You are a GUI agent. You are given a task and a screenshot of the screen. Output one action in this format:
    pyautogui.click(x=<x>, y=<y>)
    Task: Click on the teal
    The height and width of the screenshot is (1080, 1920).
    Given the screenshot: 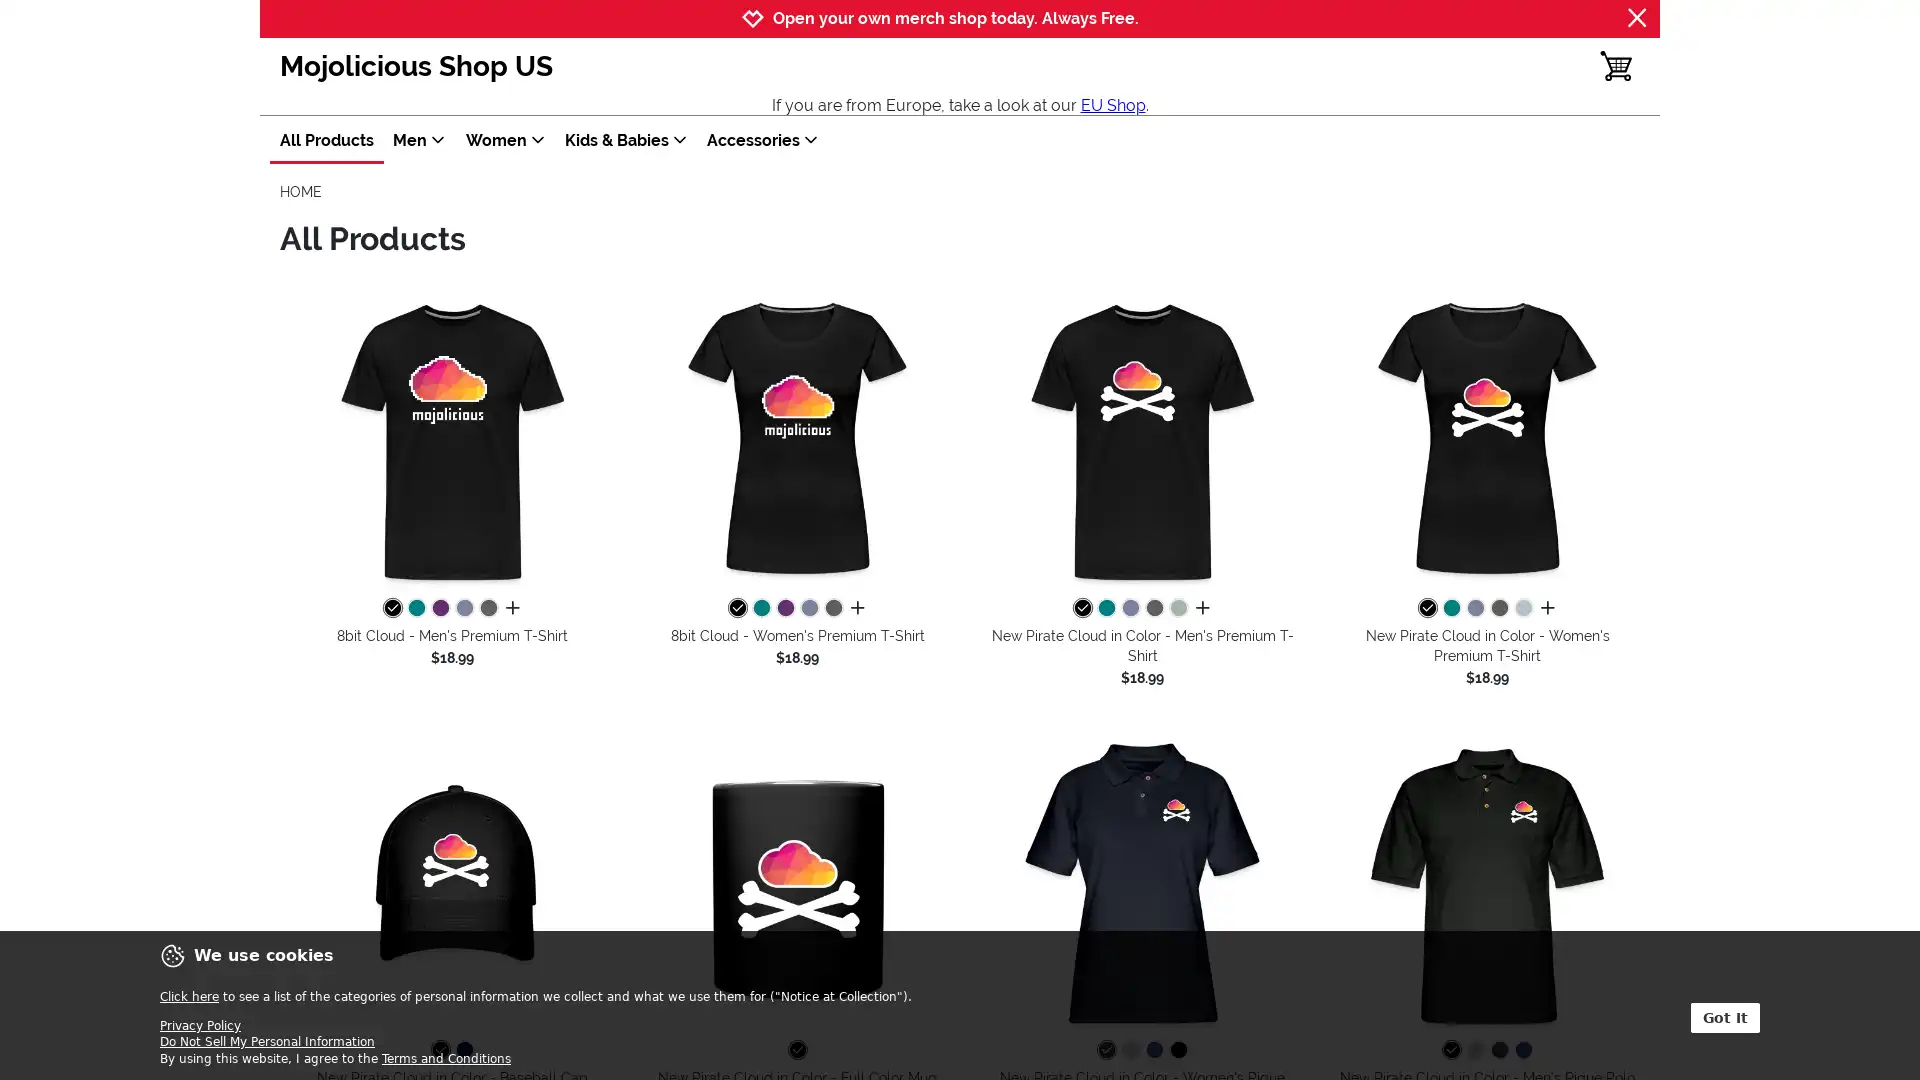 What is the action you would take?
    pyautogui.click(x=1104, y=608)
    